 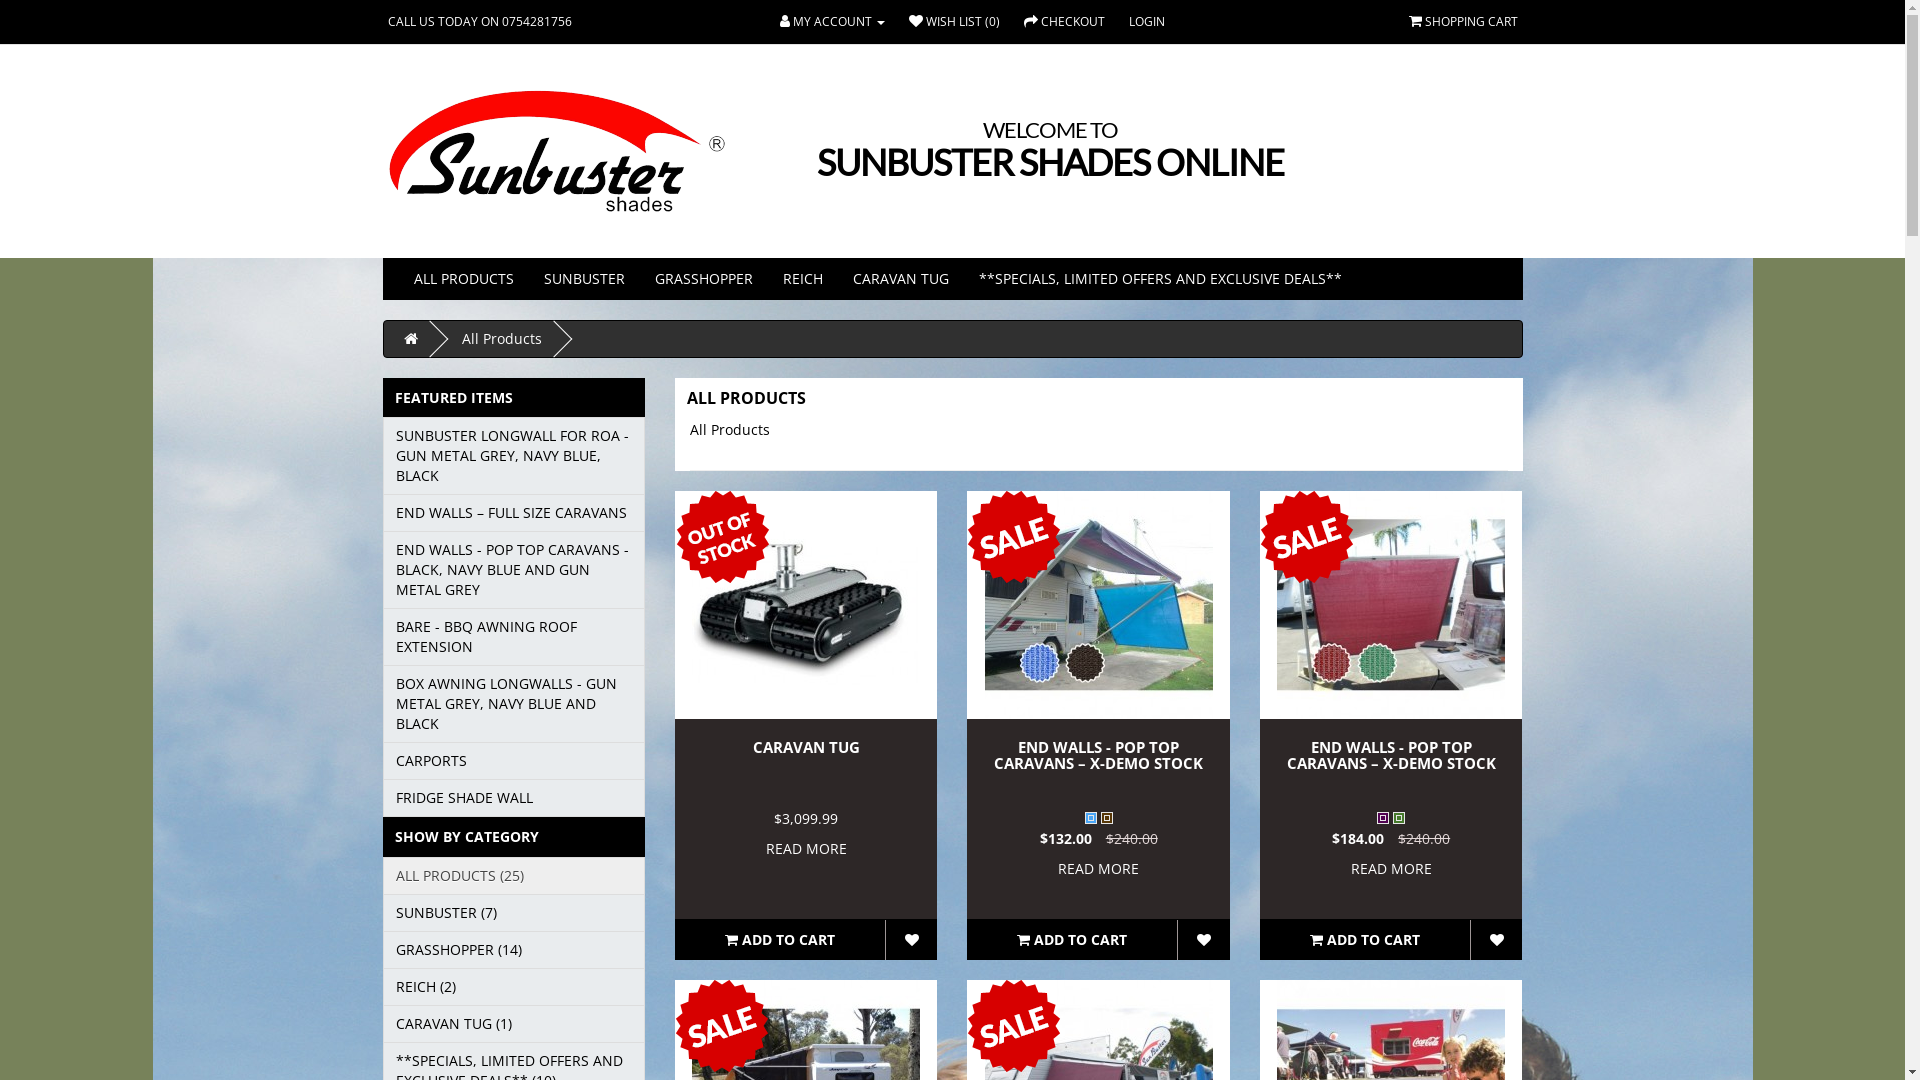 What do you see at coordinates (1063, 21) in the screenshot?
I see `'CHECKOUT'` at bounding box center [1063, 21].